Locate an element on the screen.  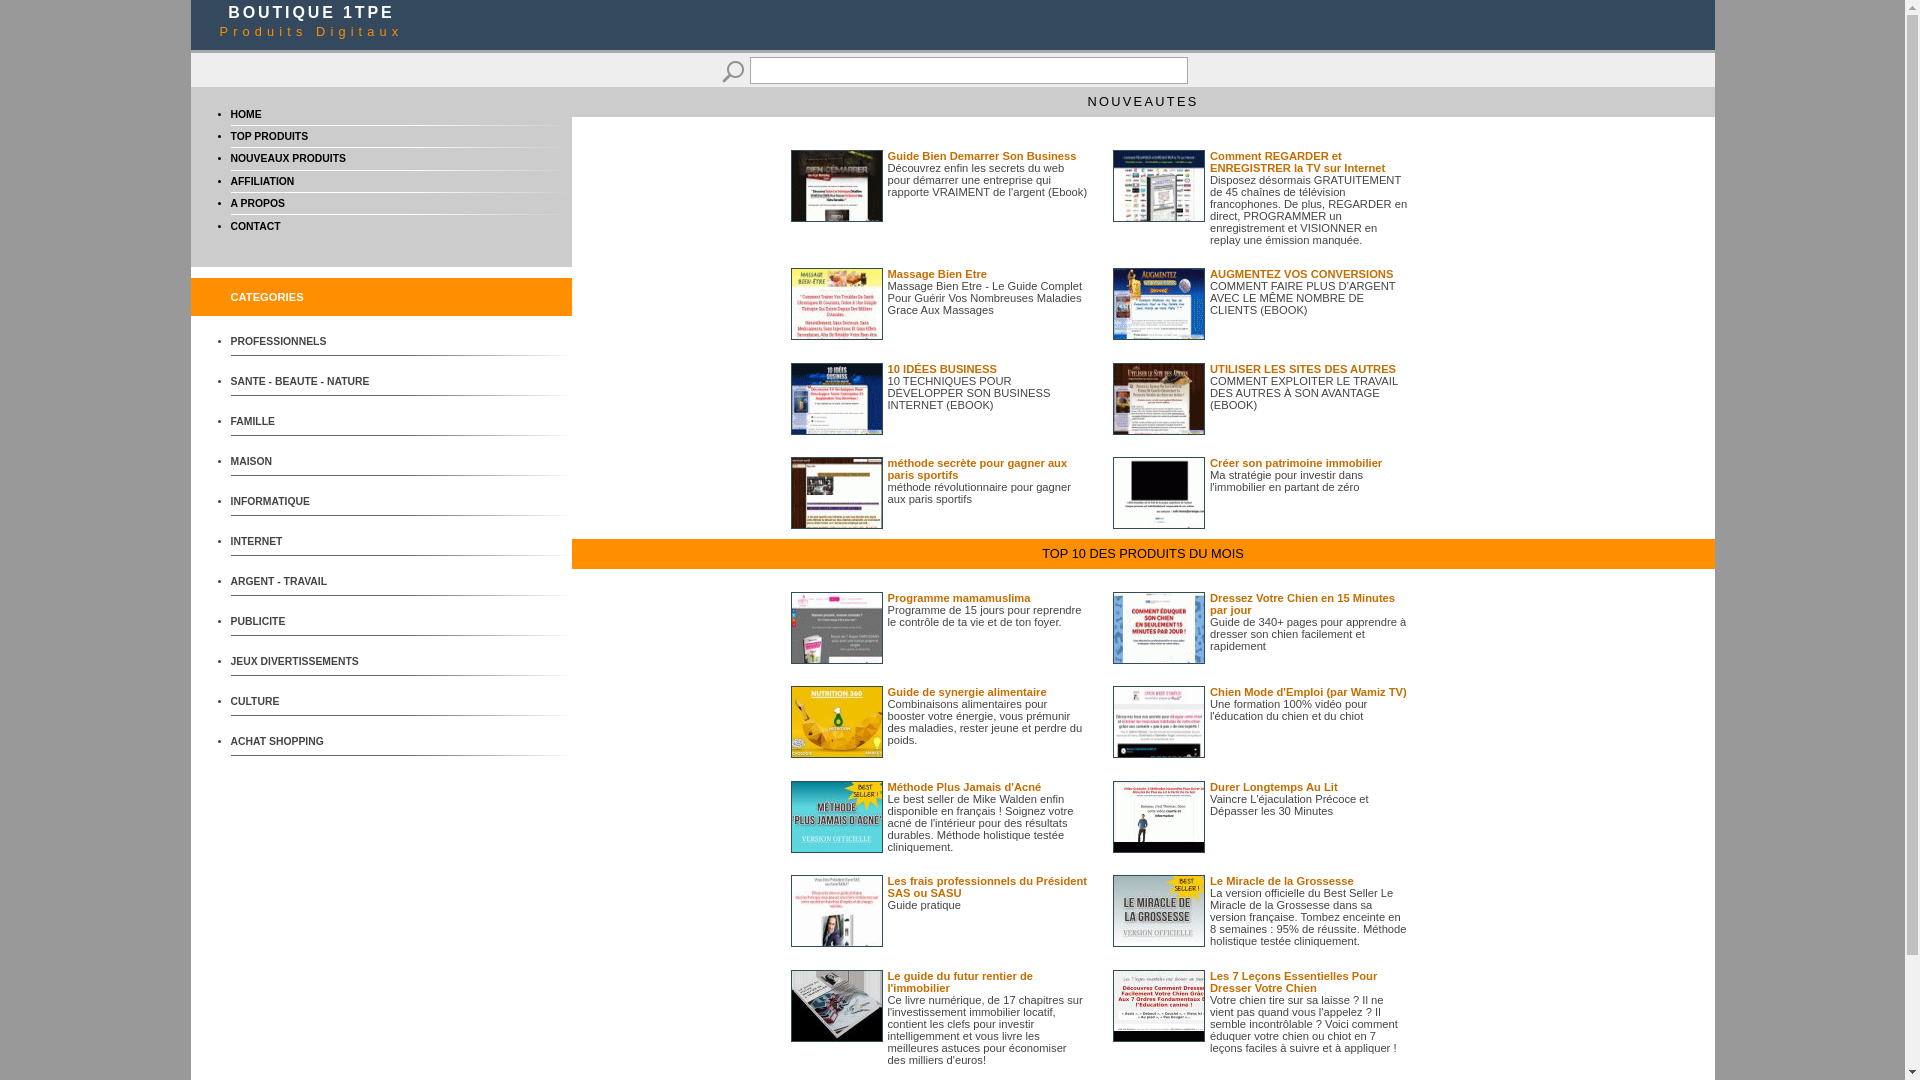
'MAISON' is located at coordinates (304, 461).